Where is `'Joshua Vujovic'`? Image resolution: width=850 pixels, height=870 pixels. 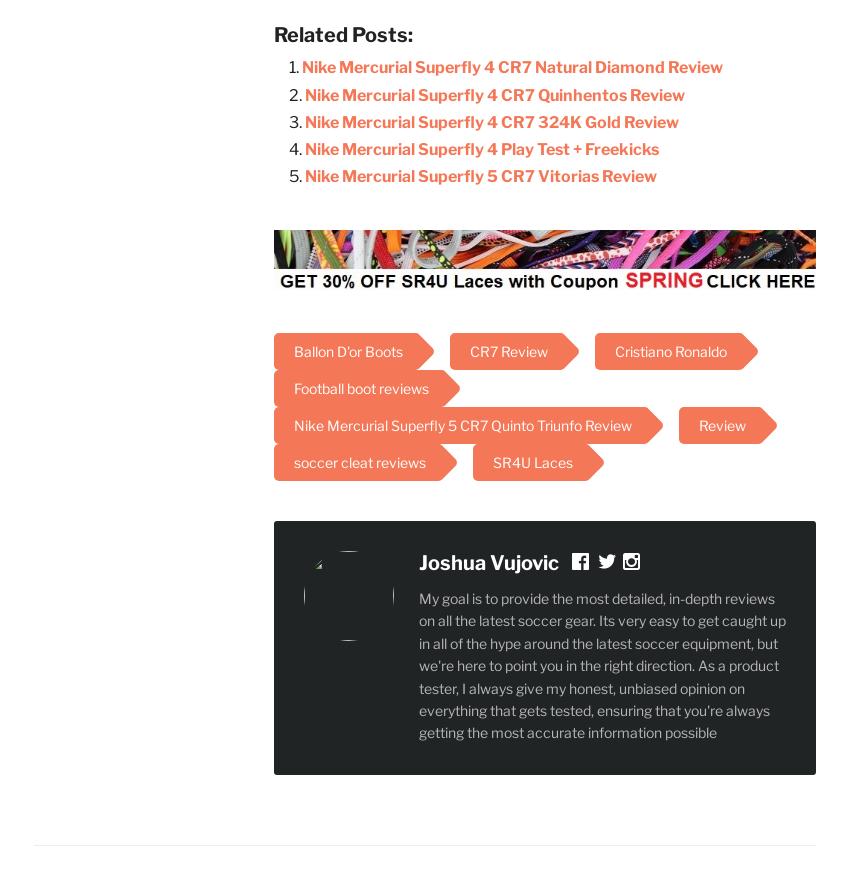
'Joshua Vujovic' is located at coordinates (489, 561).